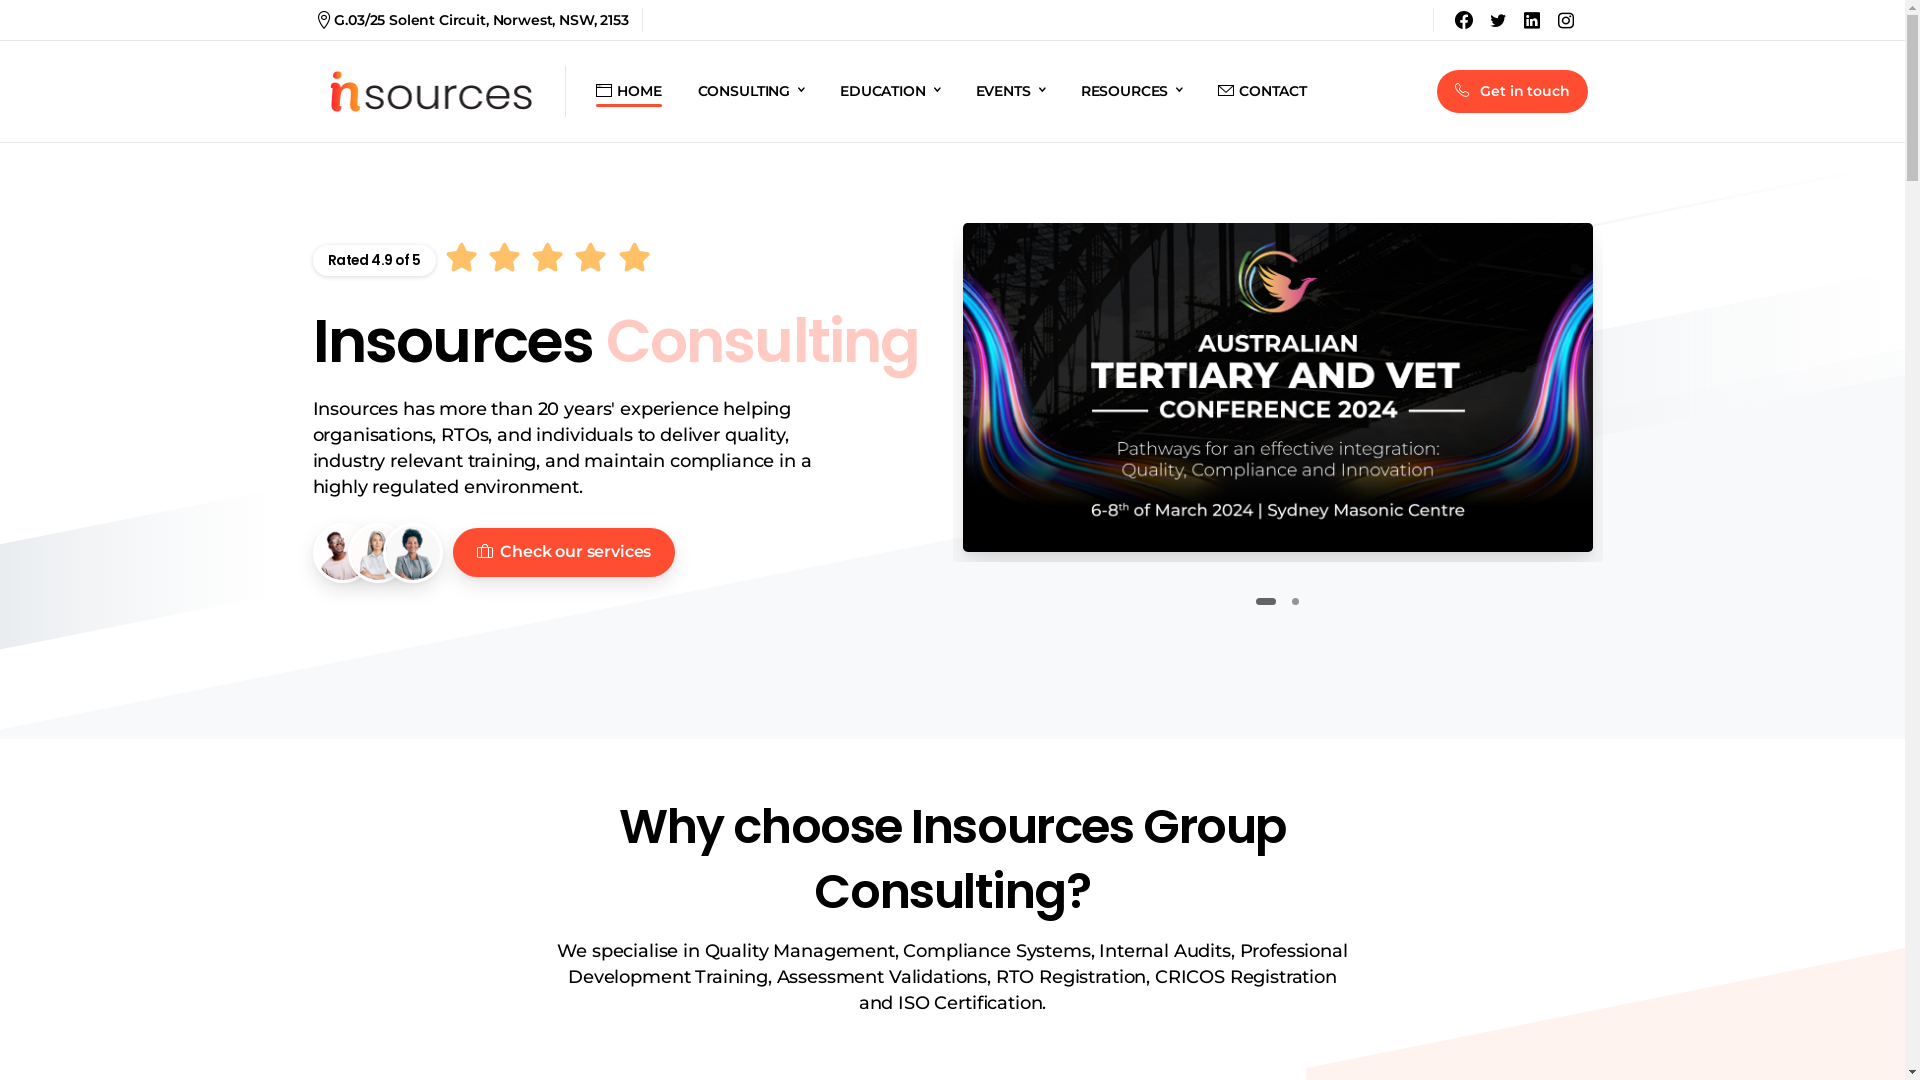  I want to click on 'Facebook', so click(1464, 19).